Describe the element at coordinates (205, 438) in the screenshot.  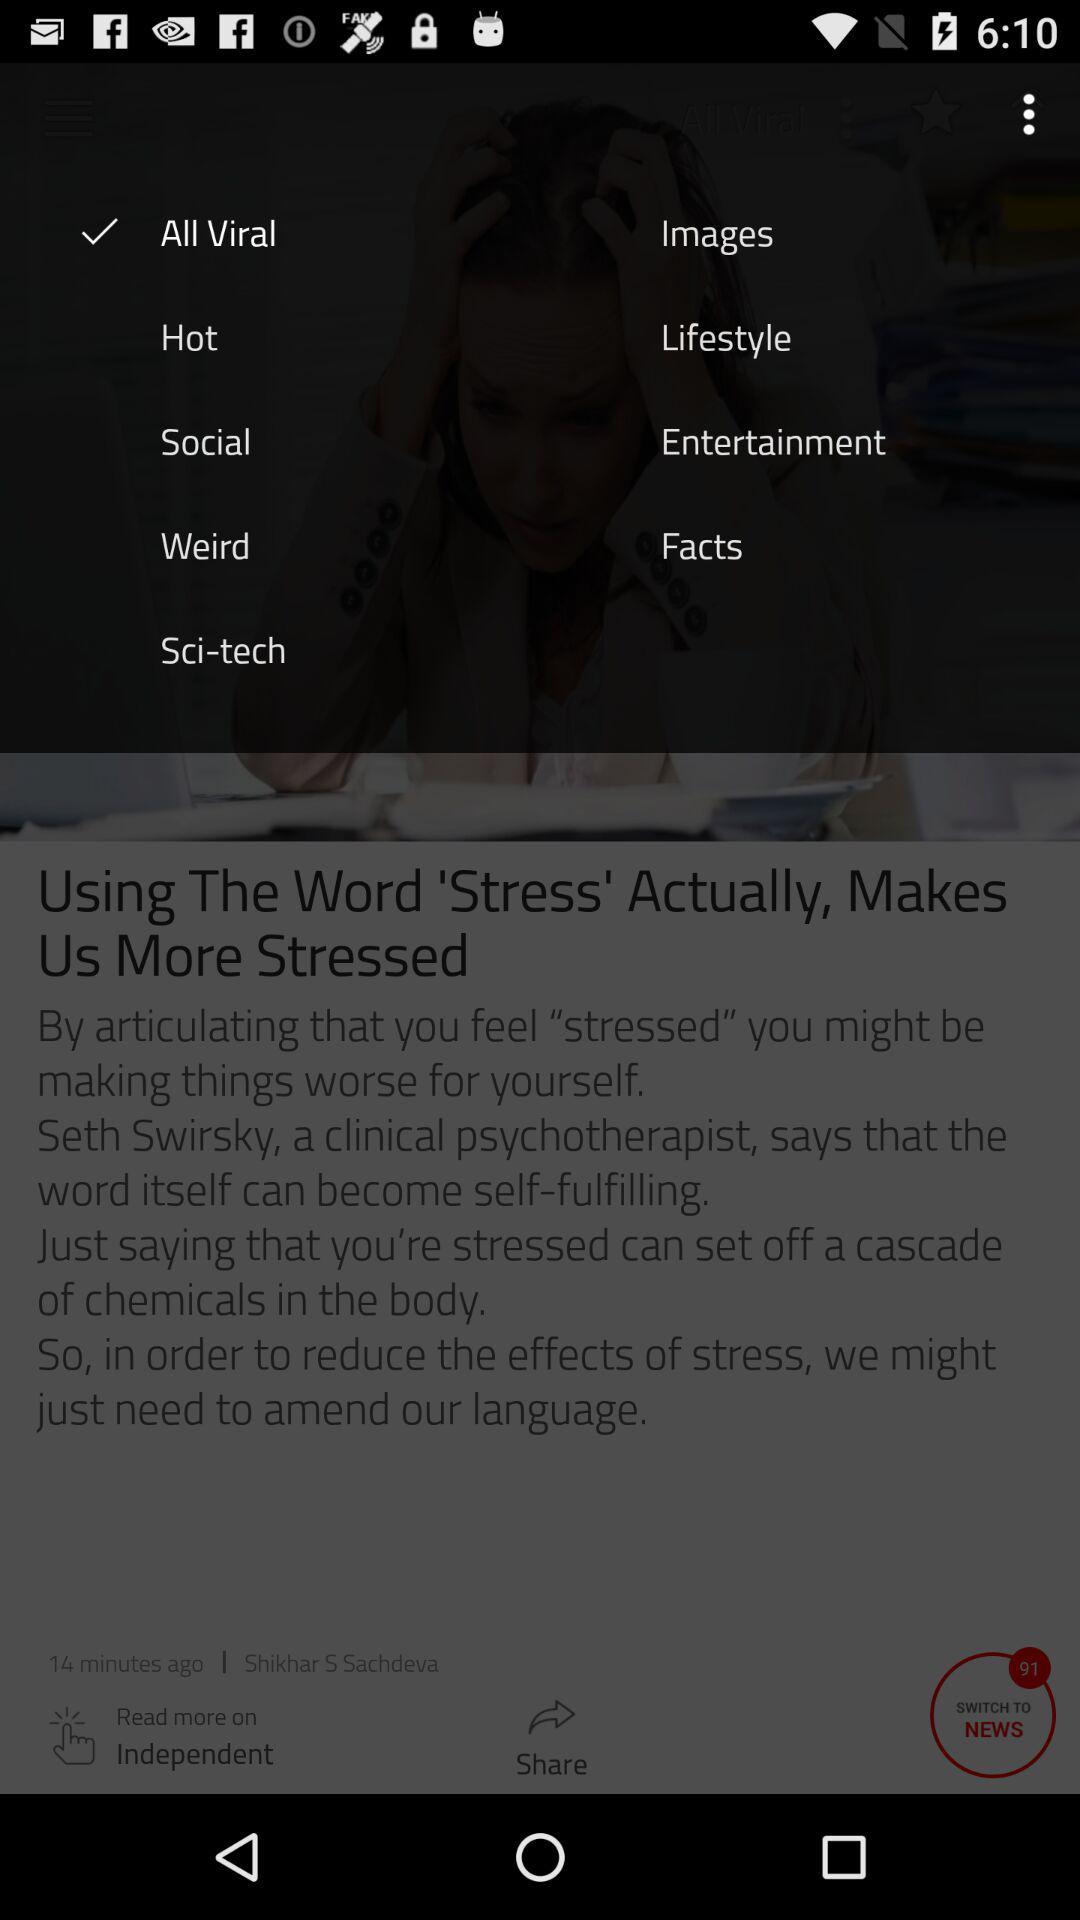
I see `social item` at that location.